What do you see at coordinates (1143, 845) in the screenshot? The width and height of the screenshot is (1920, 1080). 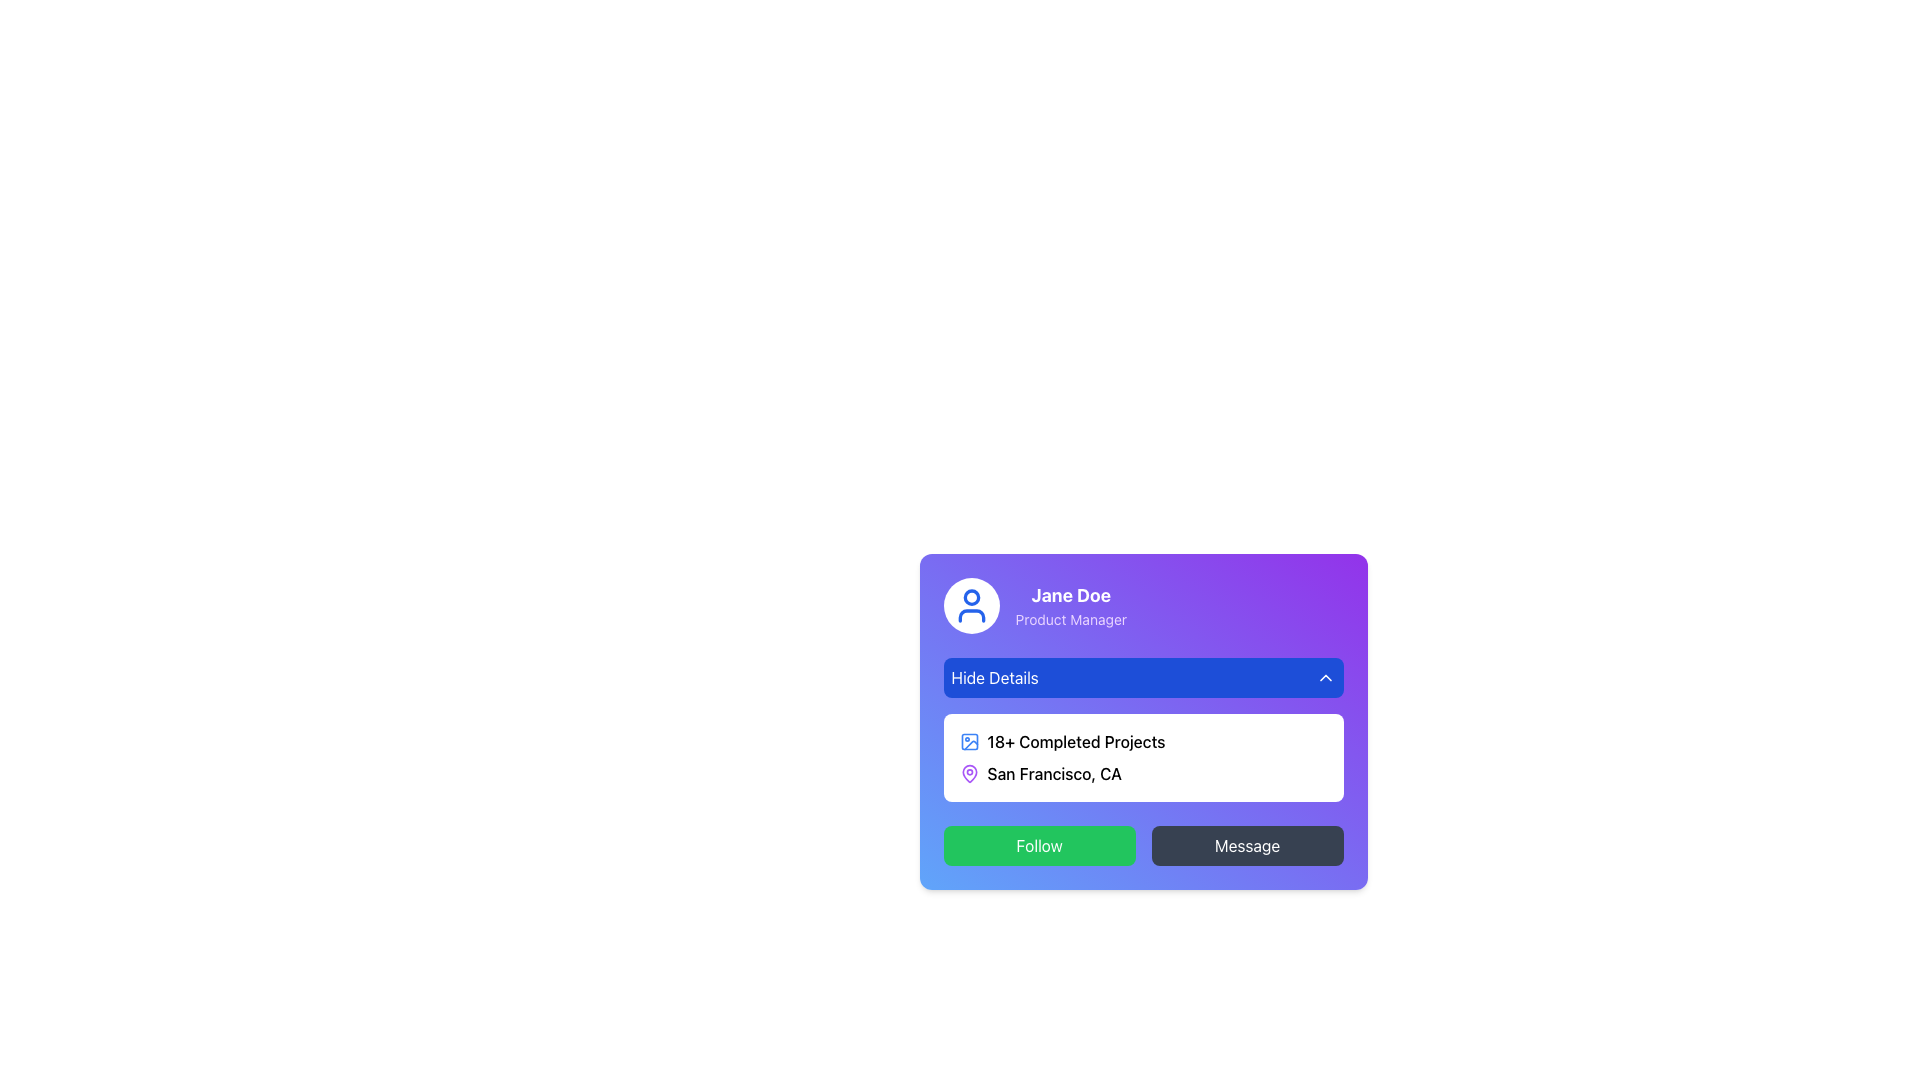 I see `the 'Follow' button, which is part of a horizontal button group with rounded corners located at the bottom of a profile overview card` at bounding box center [1143, 845].